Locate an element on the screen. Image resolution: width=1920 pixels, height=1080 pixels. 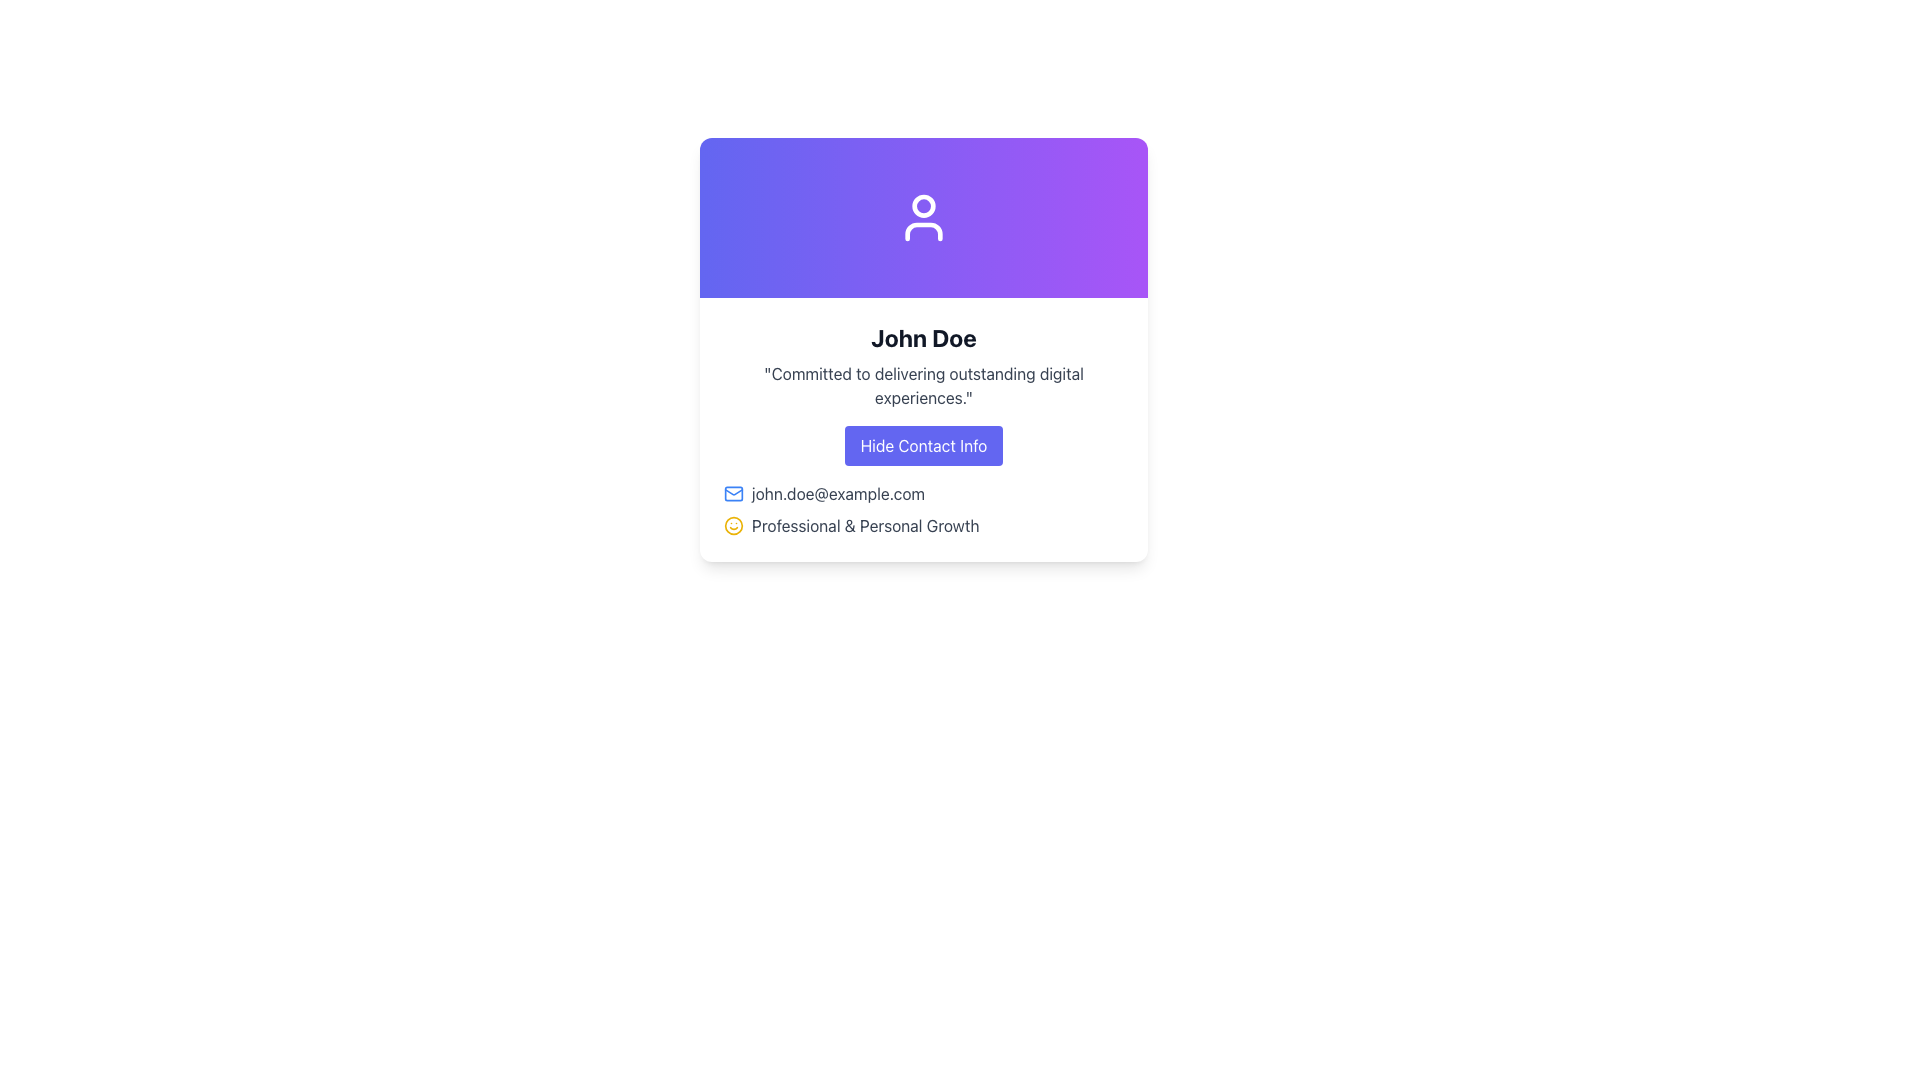
the user icon represented by a minimal figure with a circular head and shoulders, located at the top center of the UI card's header against a purple gradient background is located at coordinates (923, 218).